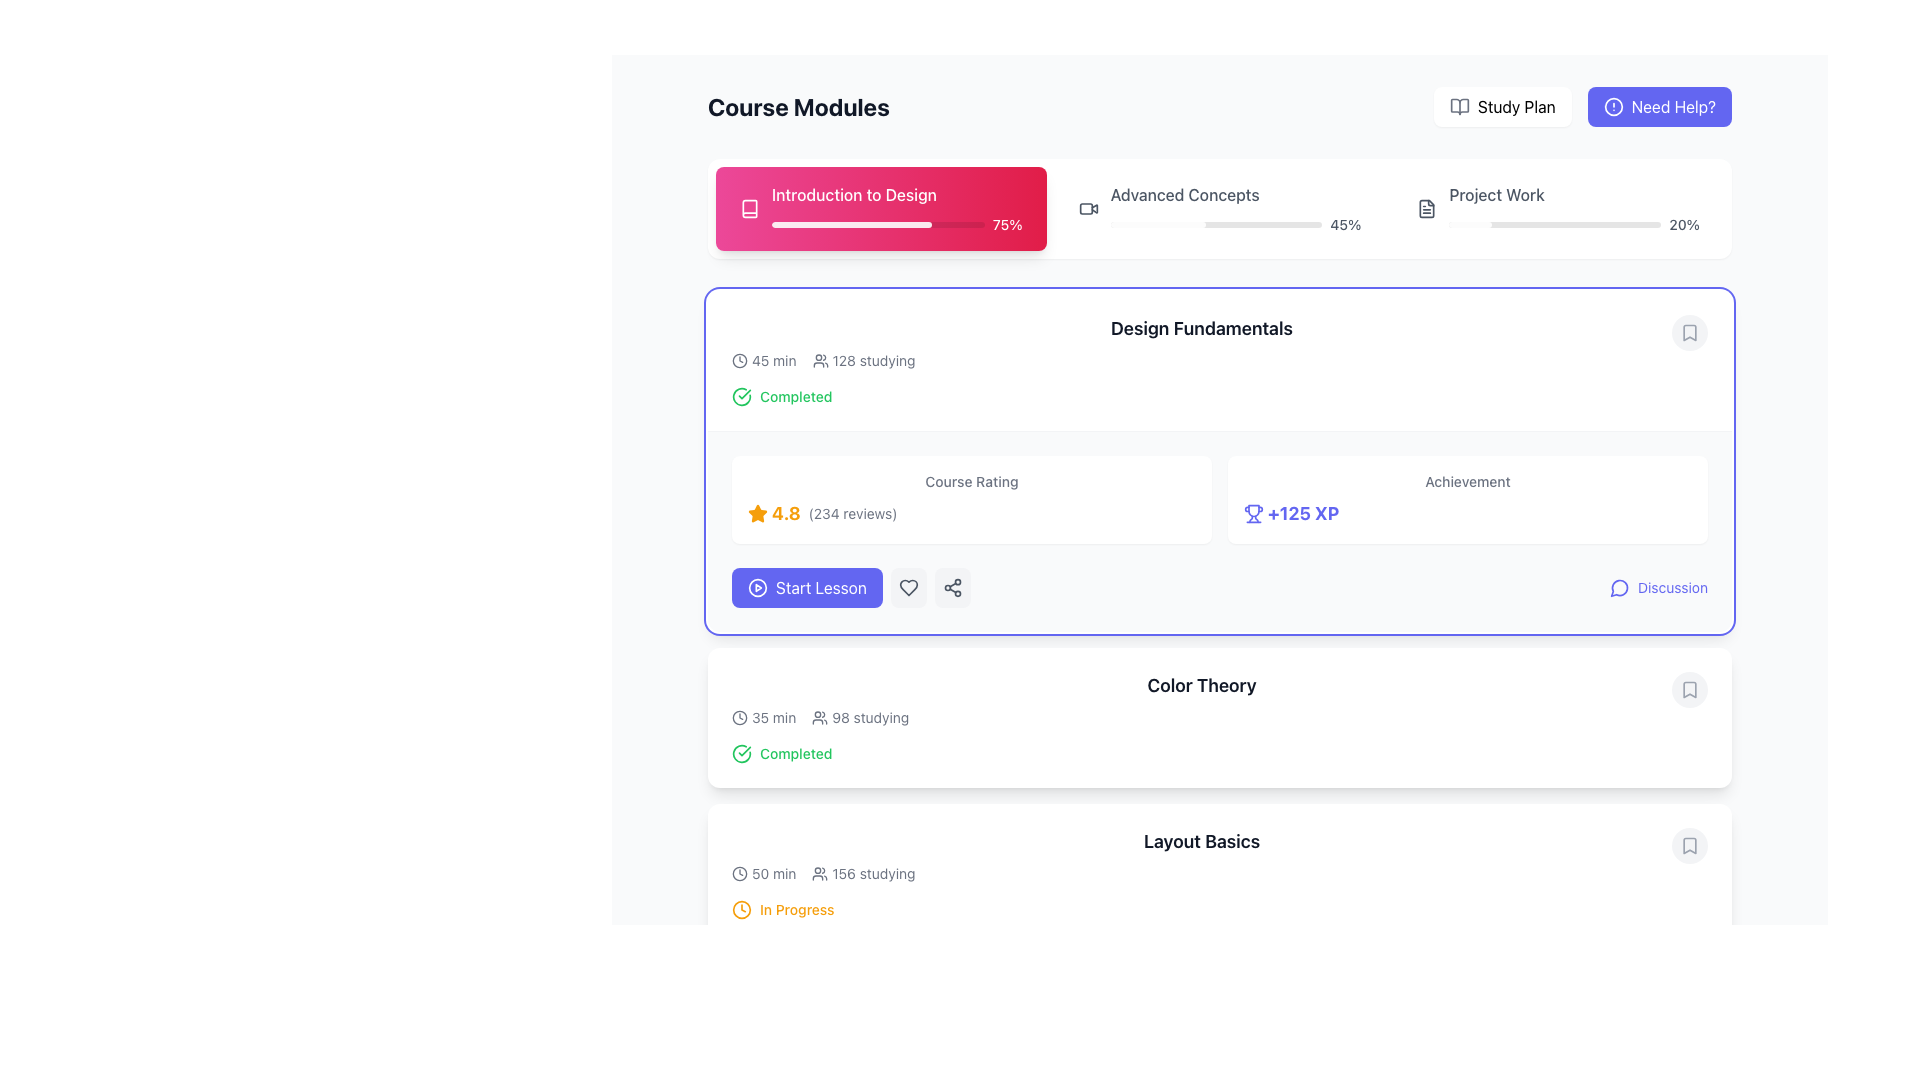  What do you see at coordinates (878, 224) in the screenshot?
I see `the visual representation of the progress percentage (75%) in the Progress Bar located below the 'Introduction to Design' module title` at bounding box center [878, 224].